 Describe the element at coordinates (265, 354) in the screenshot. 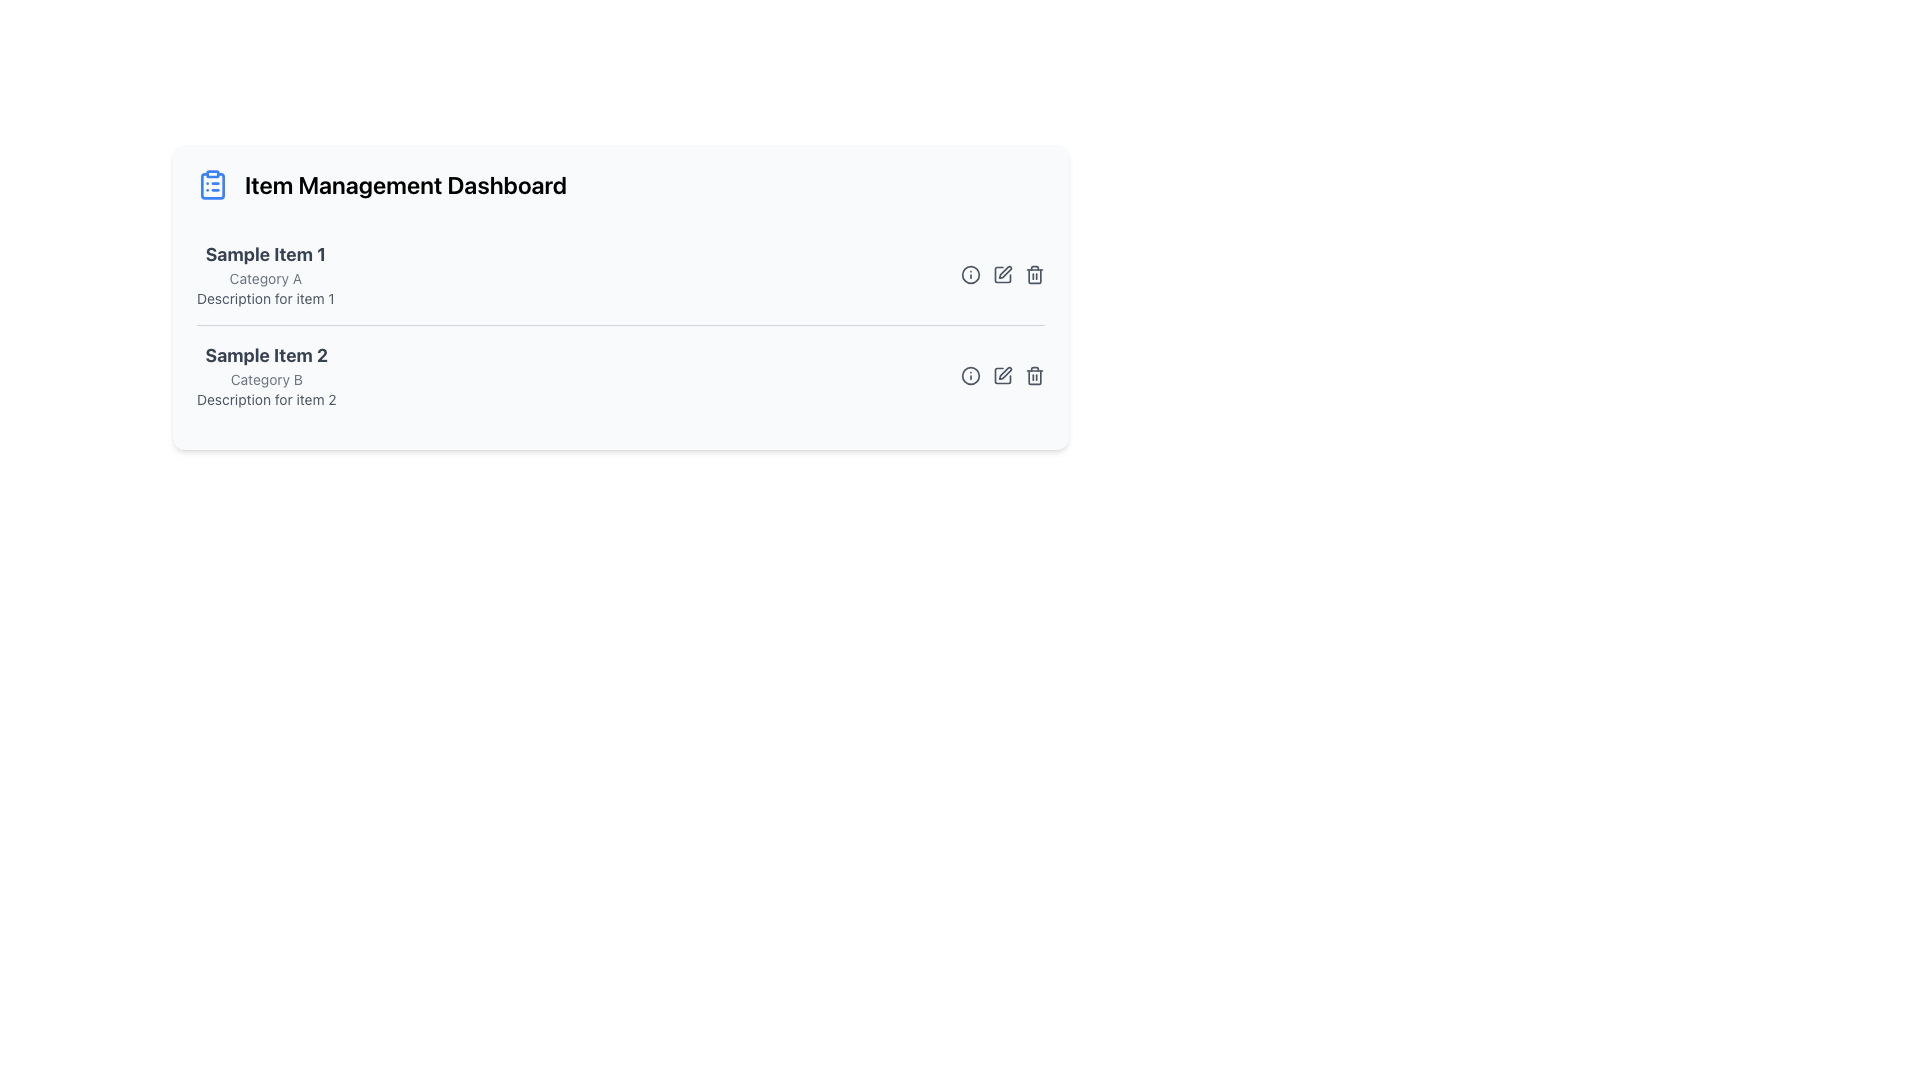

I see `the text label displaying 'Sample Item 2'` at that location.